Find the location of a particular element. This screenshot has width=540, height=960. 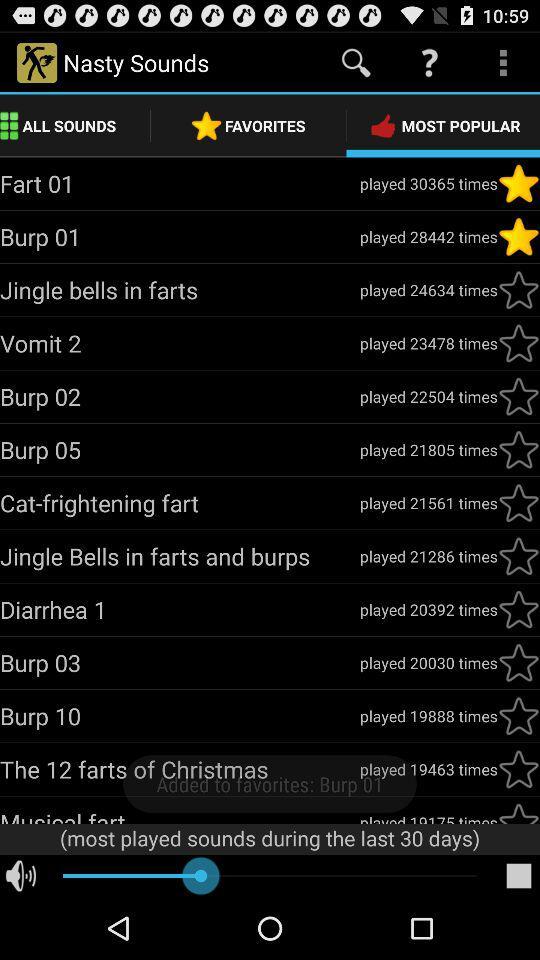

icon next to the burp 10 is located at coordinates (427, 716).